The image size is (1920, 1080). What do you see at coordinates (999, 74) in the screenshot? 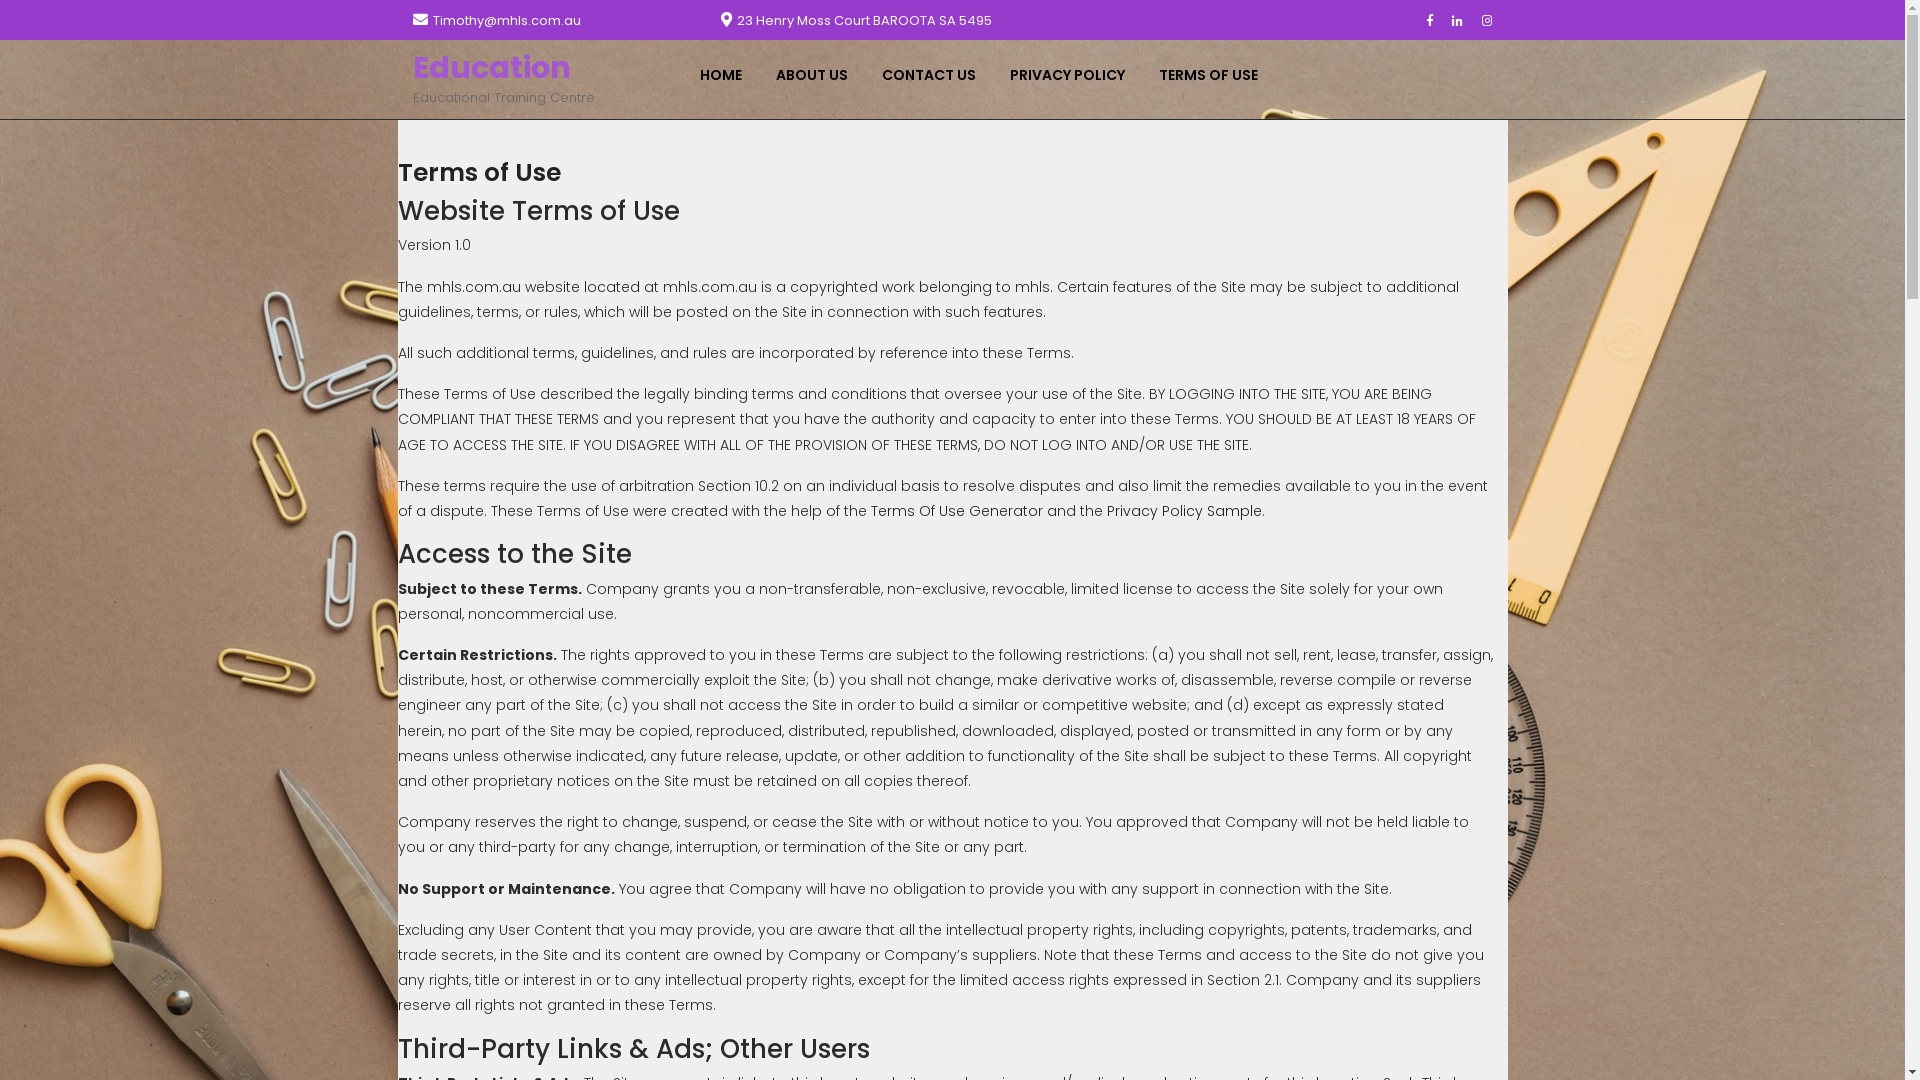
I see `'PRIVACY POLICY'` at bounding box center [999, 74].